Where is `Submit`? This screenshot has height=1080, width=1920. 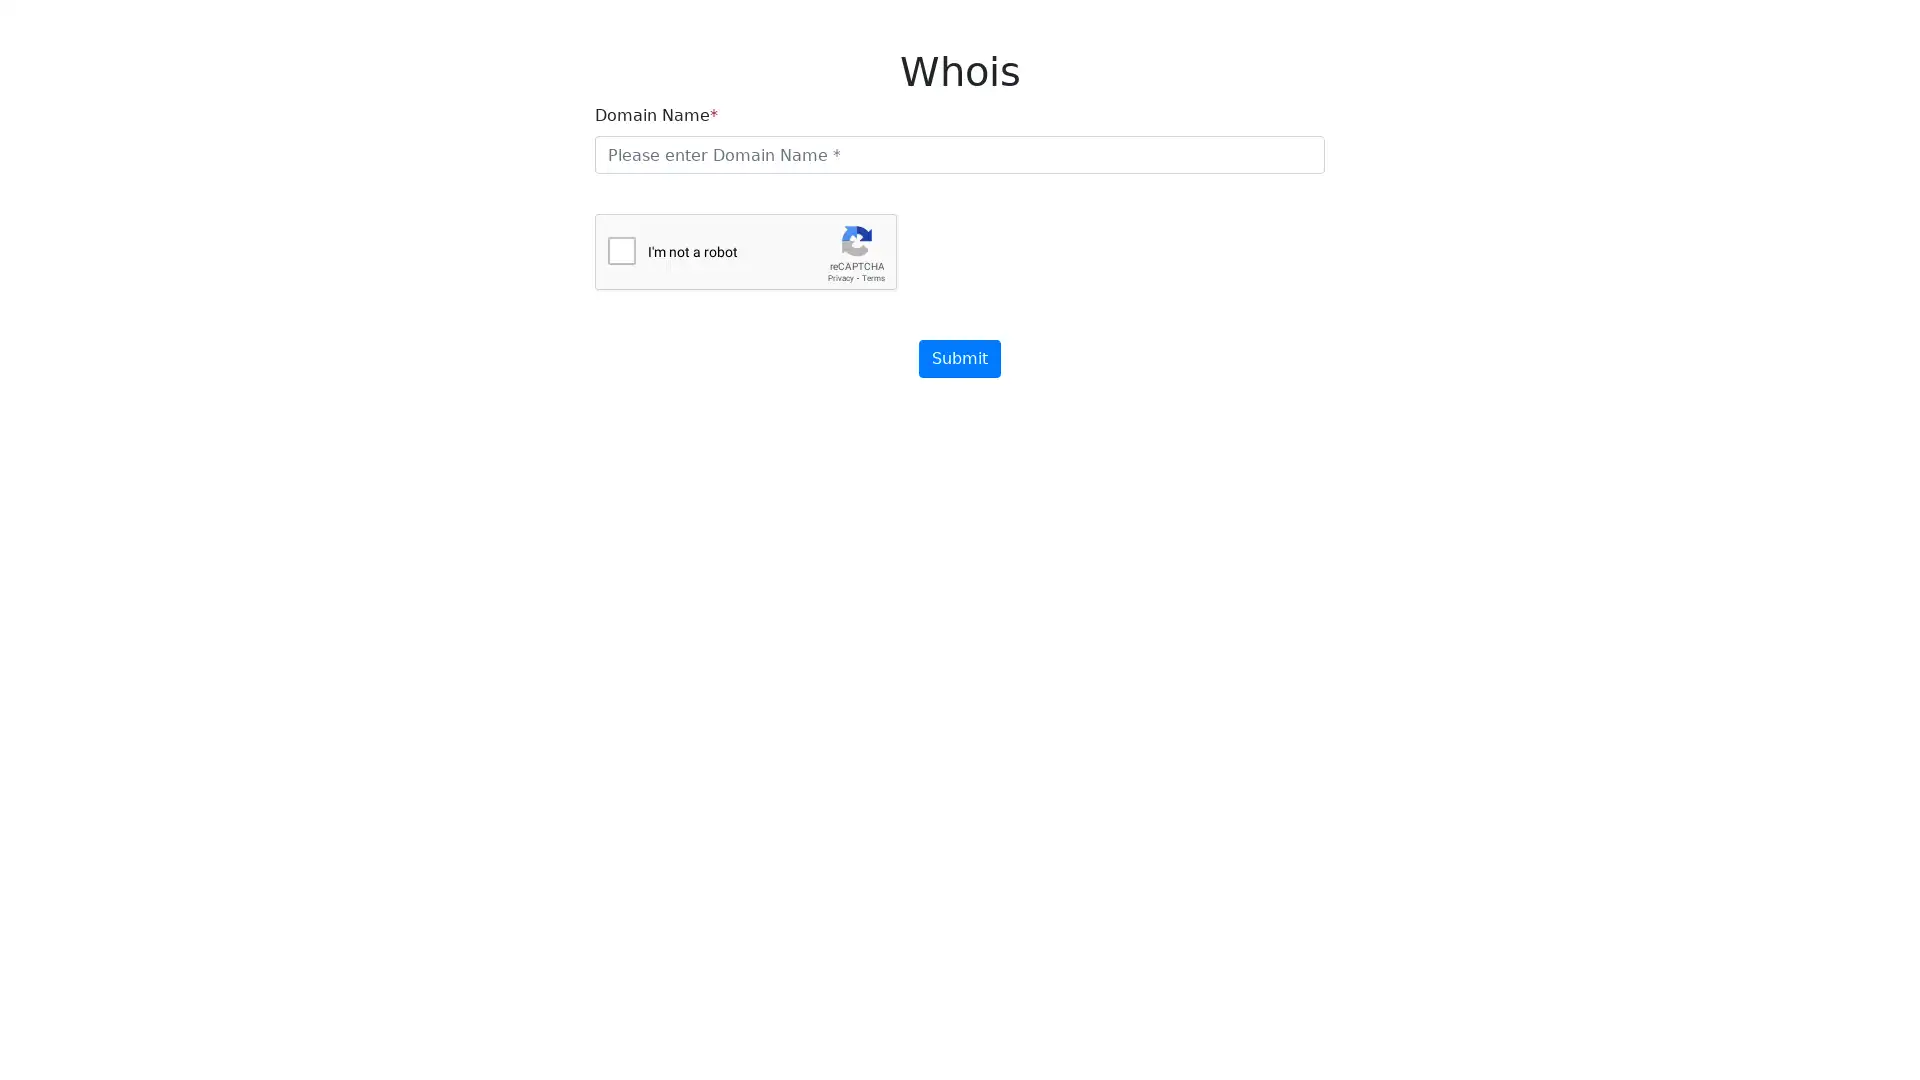
Submit is located at coordinates (960, 357).